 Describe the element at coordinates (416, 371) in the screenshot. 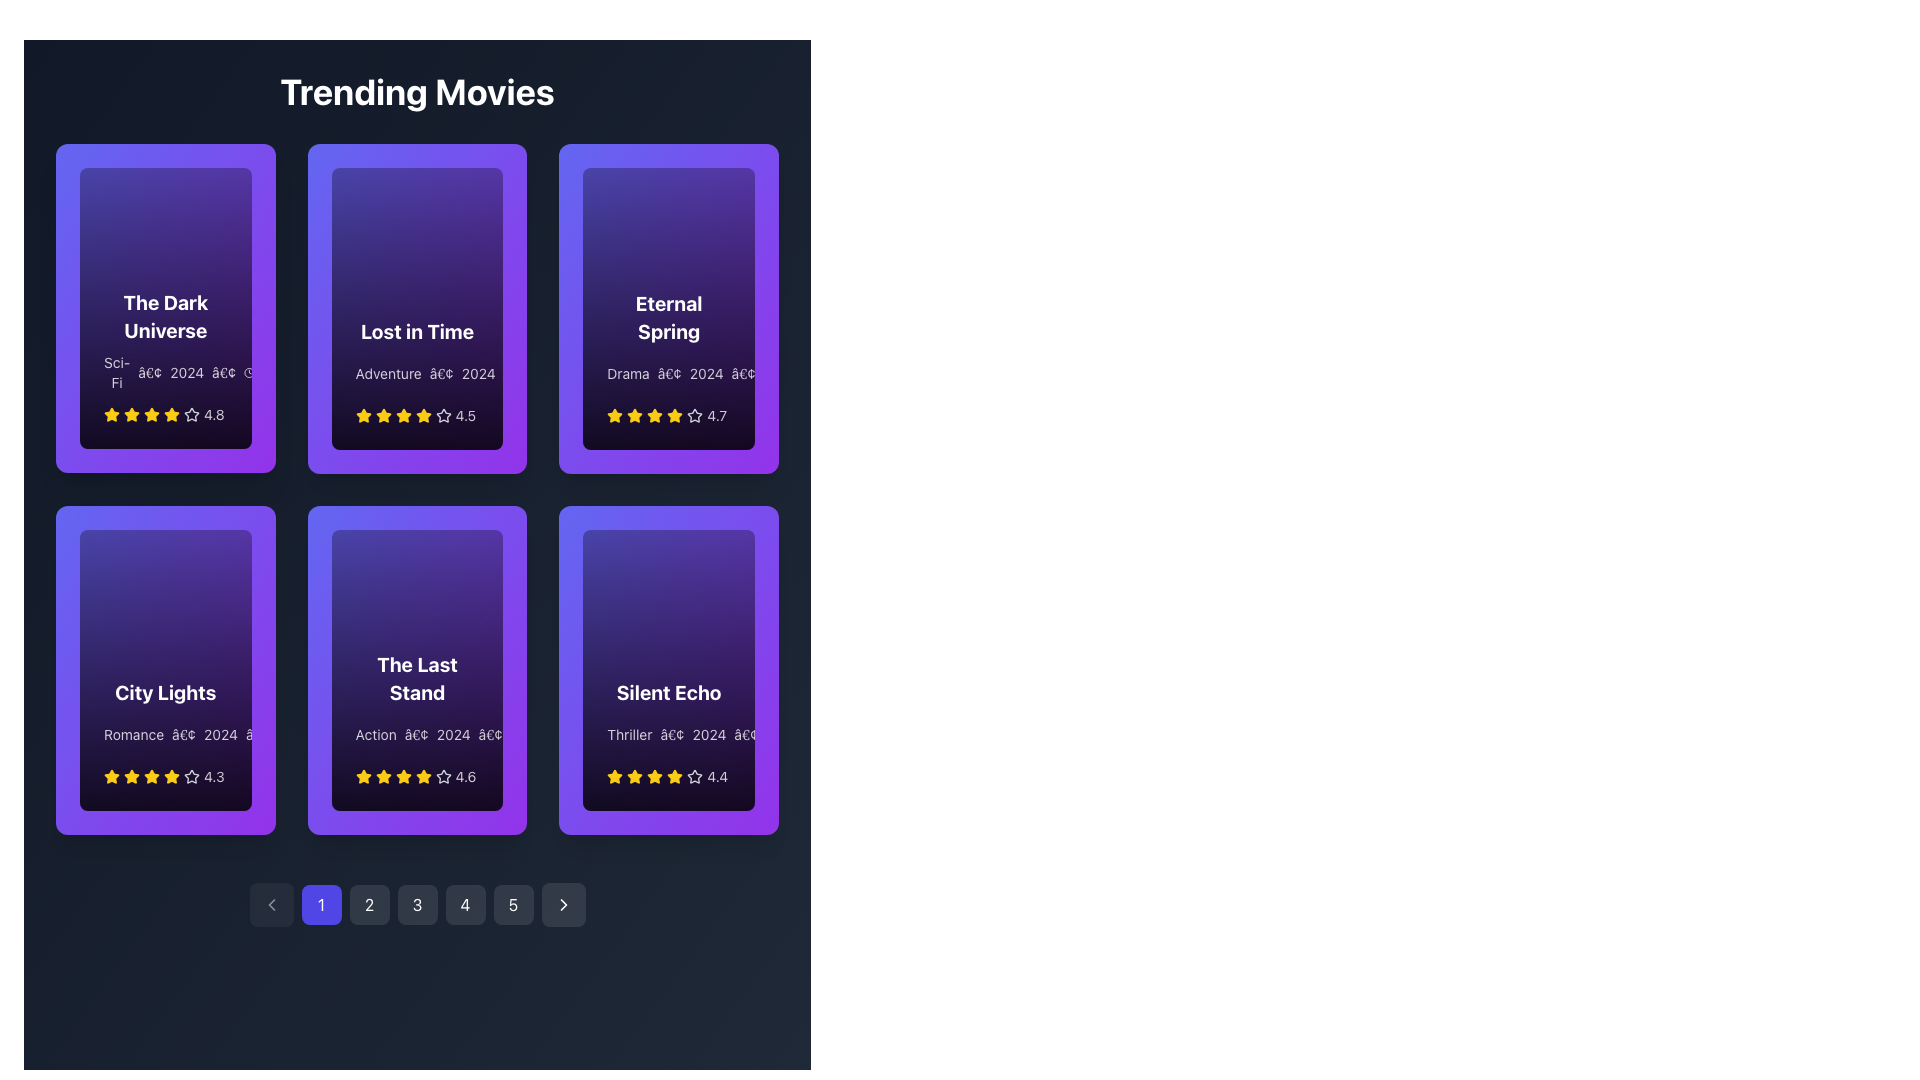

I see `the 'Lost in Time' text in the movie listing card` at that location.